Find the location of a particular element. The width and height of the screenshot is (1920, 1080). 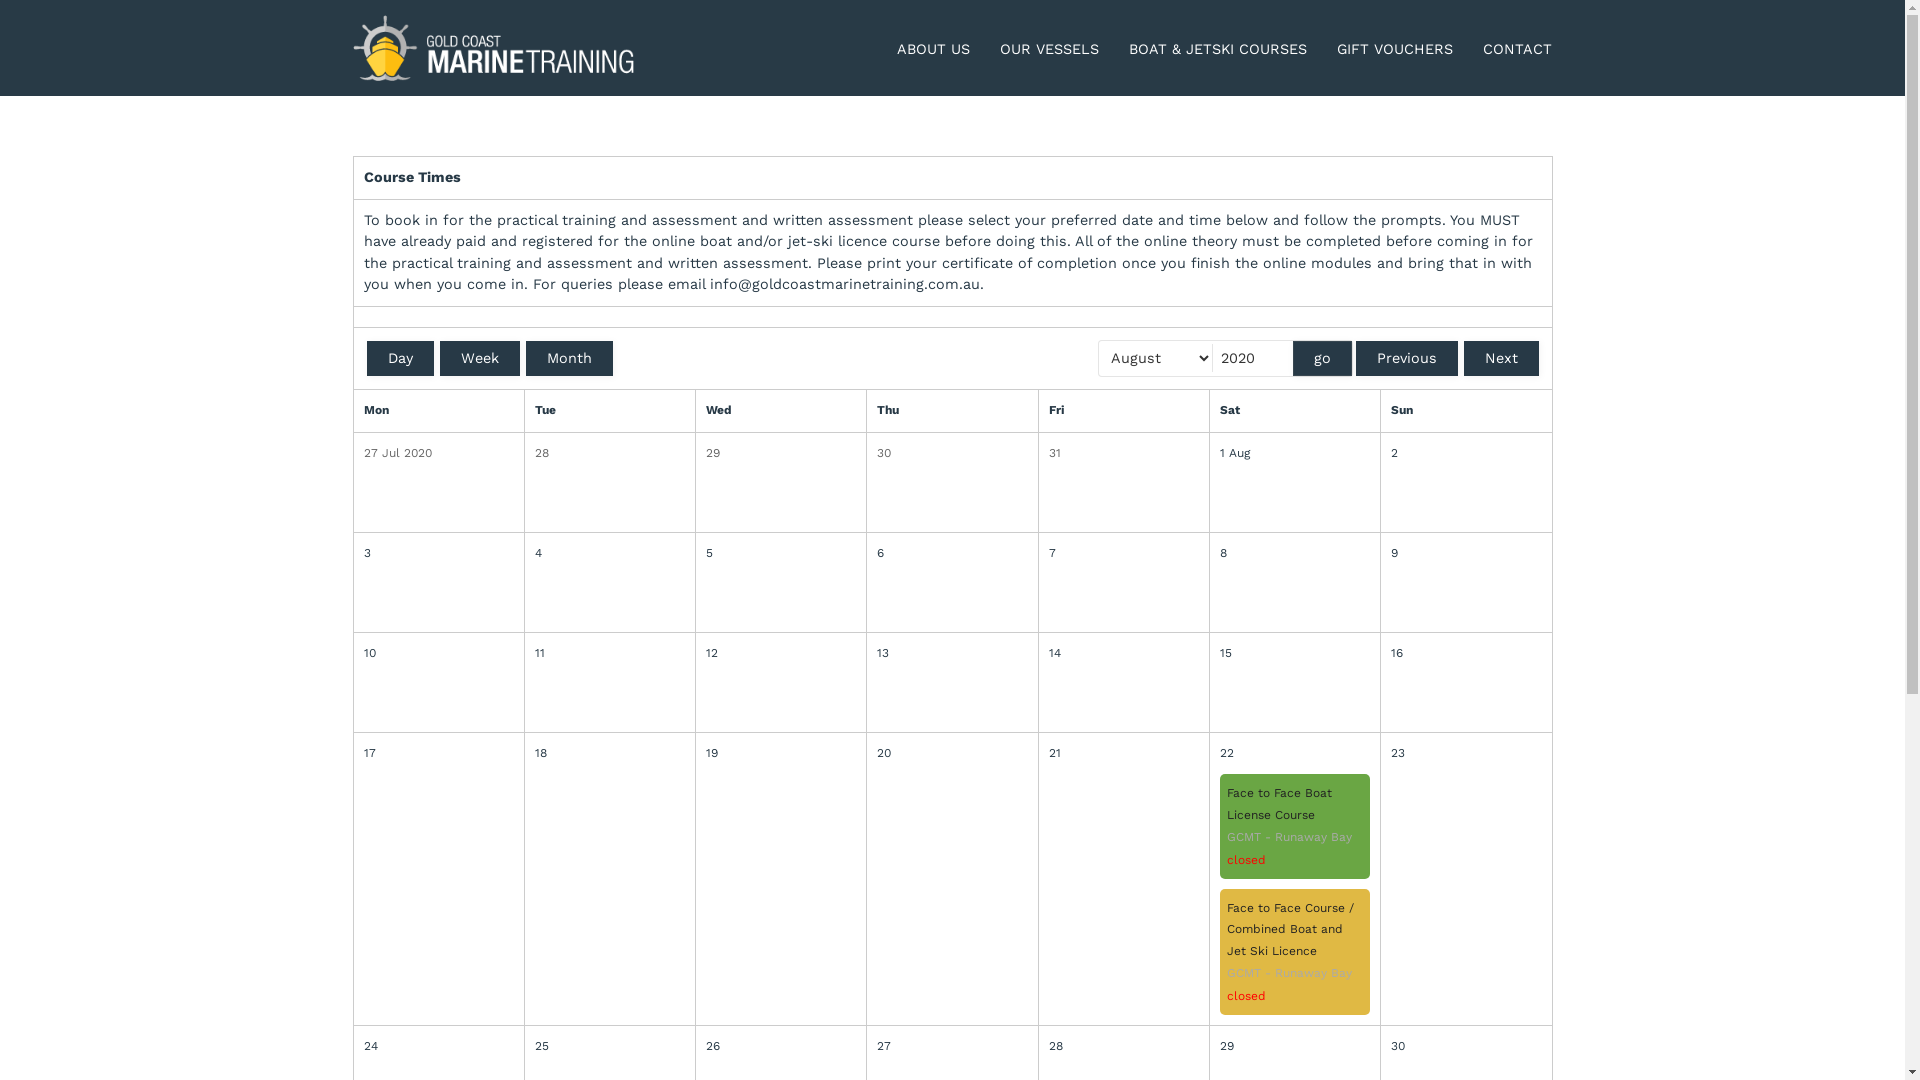

'22' is located at coordinates (1295, 753).